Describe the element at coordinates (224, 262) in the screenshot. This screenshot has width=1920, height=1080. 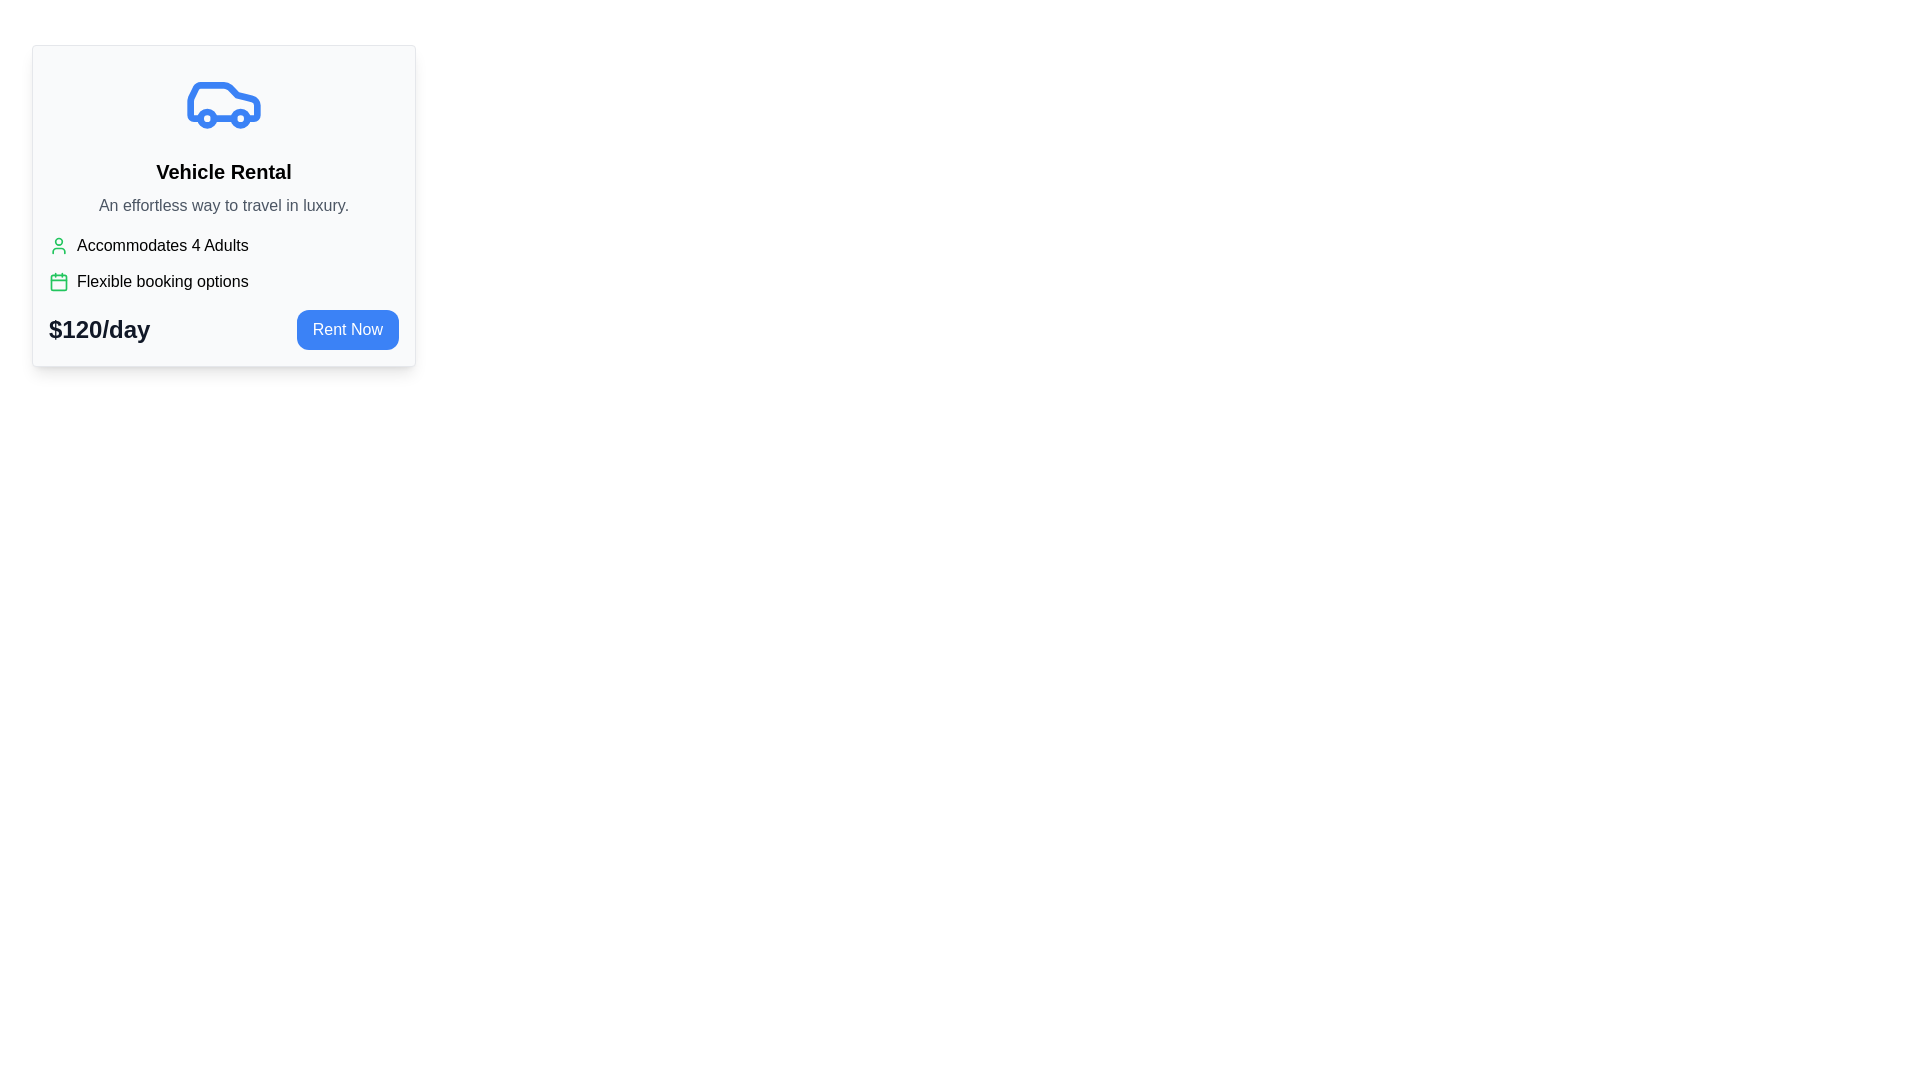
I see `information provided in the descriptive information block about the rental, which details accommodation capacity and booking flexibility, located within the 'Vehicle Rental' card layout` at that location.